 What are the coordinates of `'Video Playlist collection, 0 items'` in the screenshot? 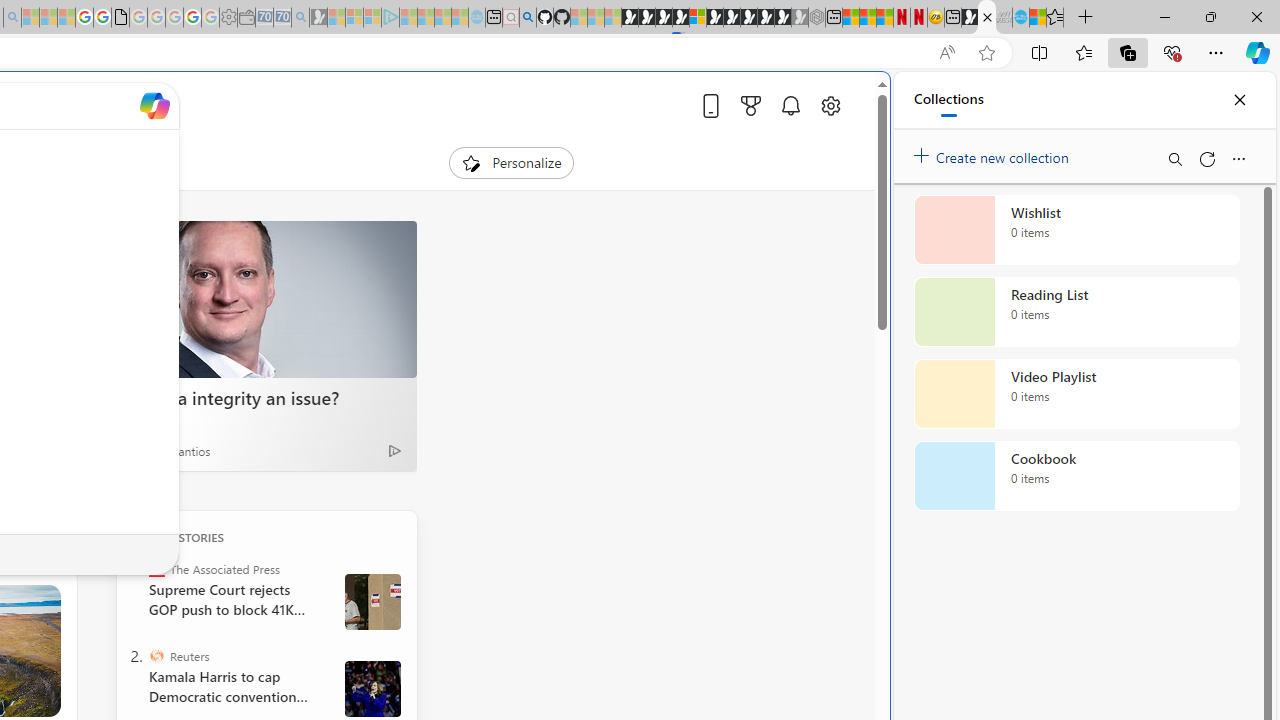 It's located at (1076, 394).